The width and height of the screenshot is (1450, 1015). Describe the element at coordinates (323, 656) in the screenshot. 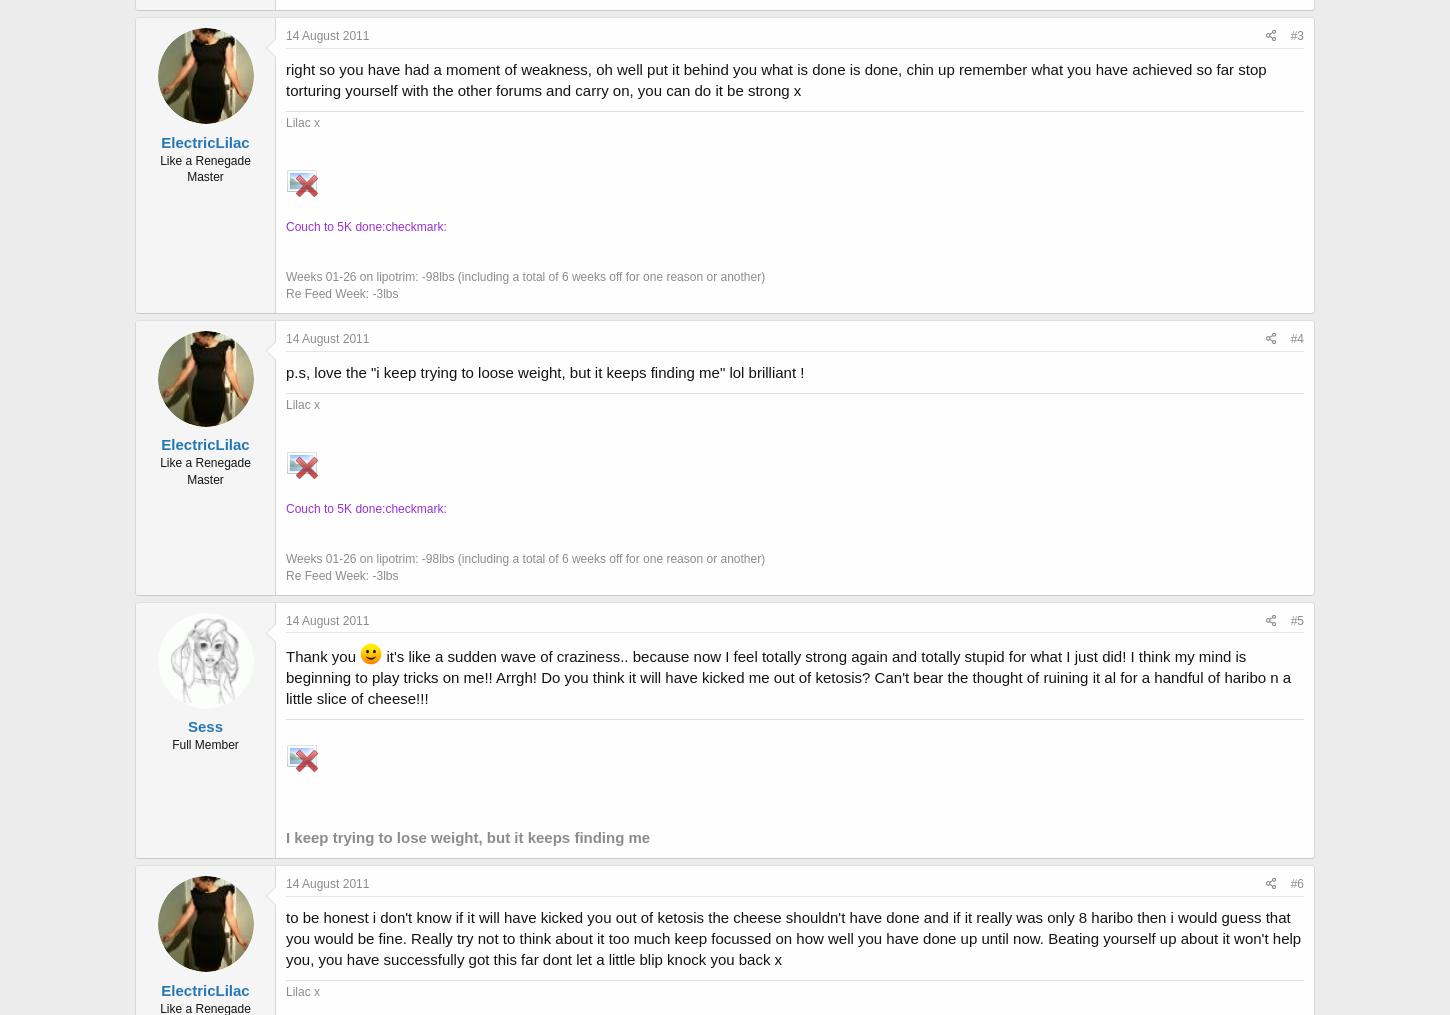

I see `'Thank you'` at that location.